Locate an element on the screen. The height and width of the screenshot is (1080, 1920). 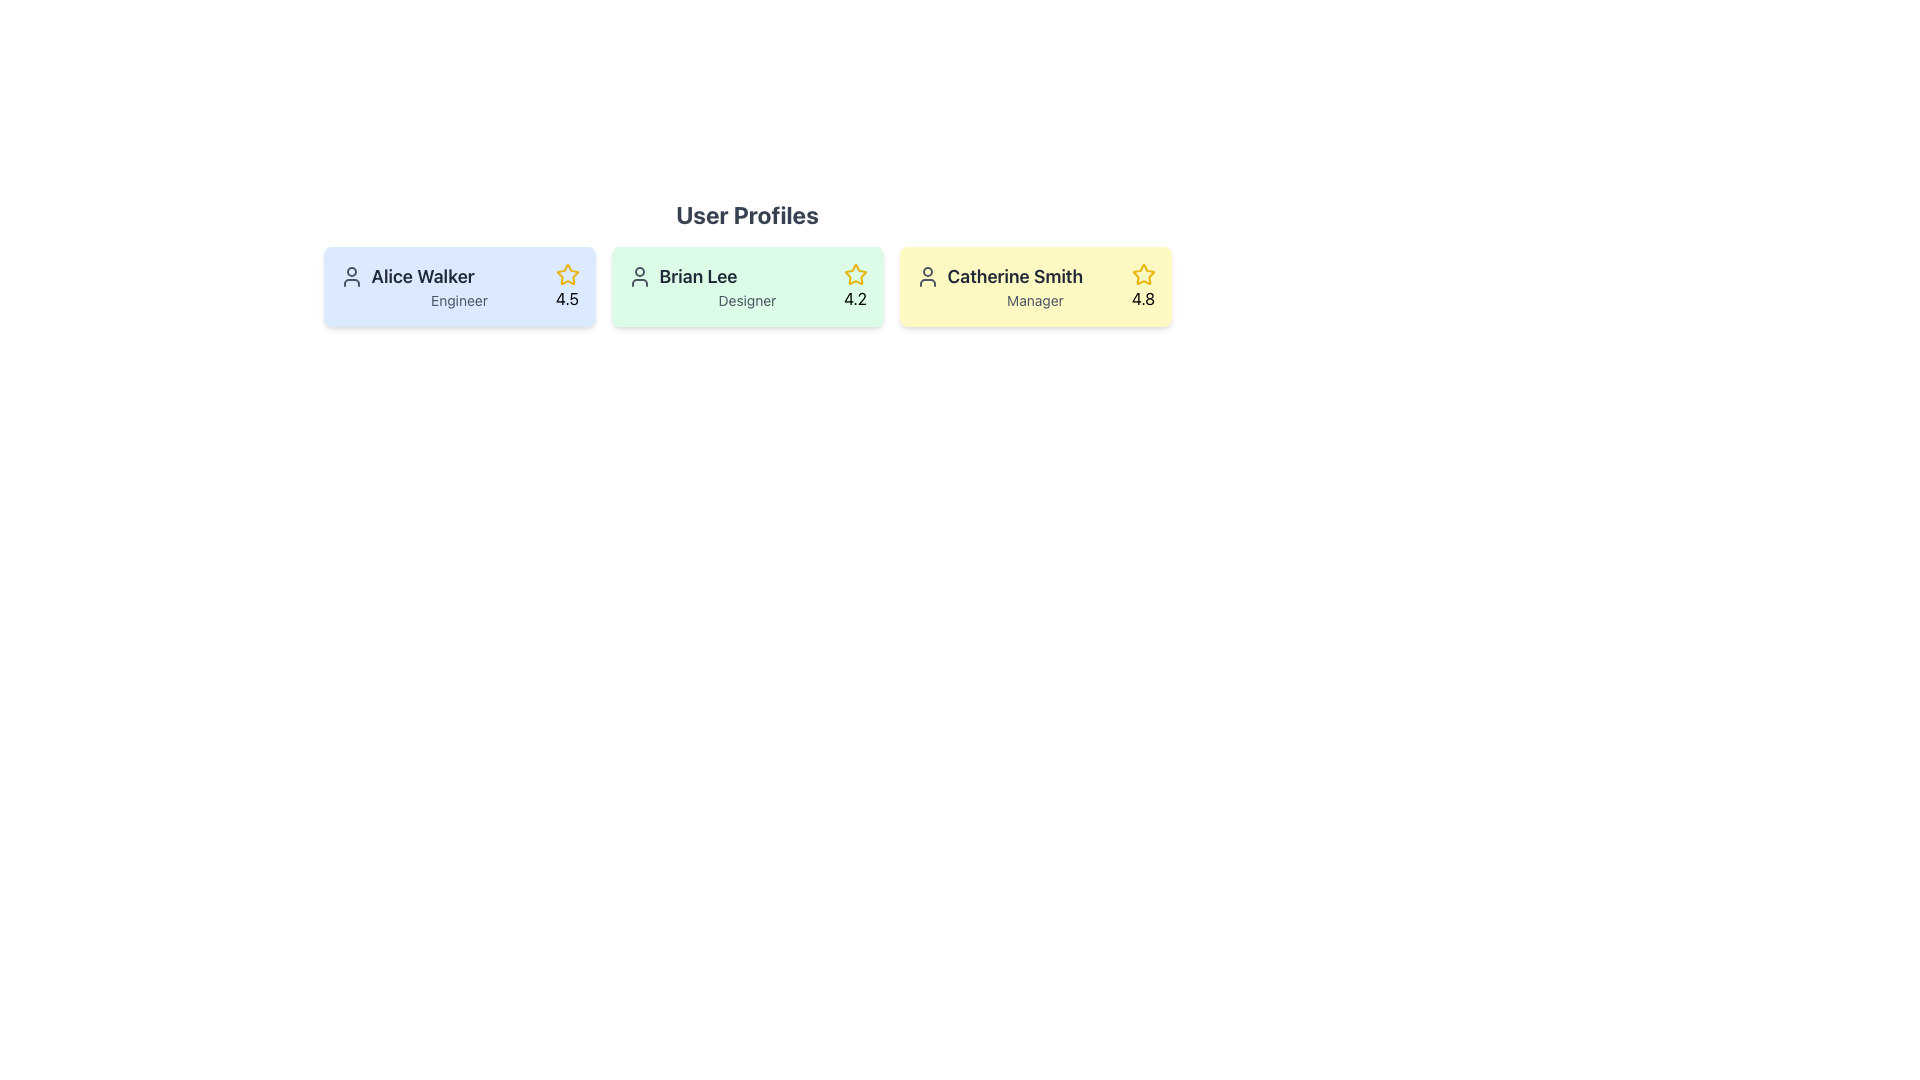
the rating indicator element consisting of a yellow star icon and the numeric value '4.2' located in the top-right corner of Brian Lee's profile card is located at coordinates (855, 286).